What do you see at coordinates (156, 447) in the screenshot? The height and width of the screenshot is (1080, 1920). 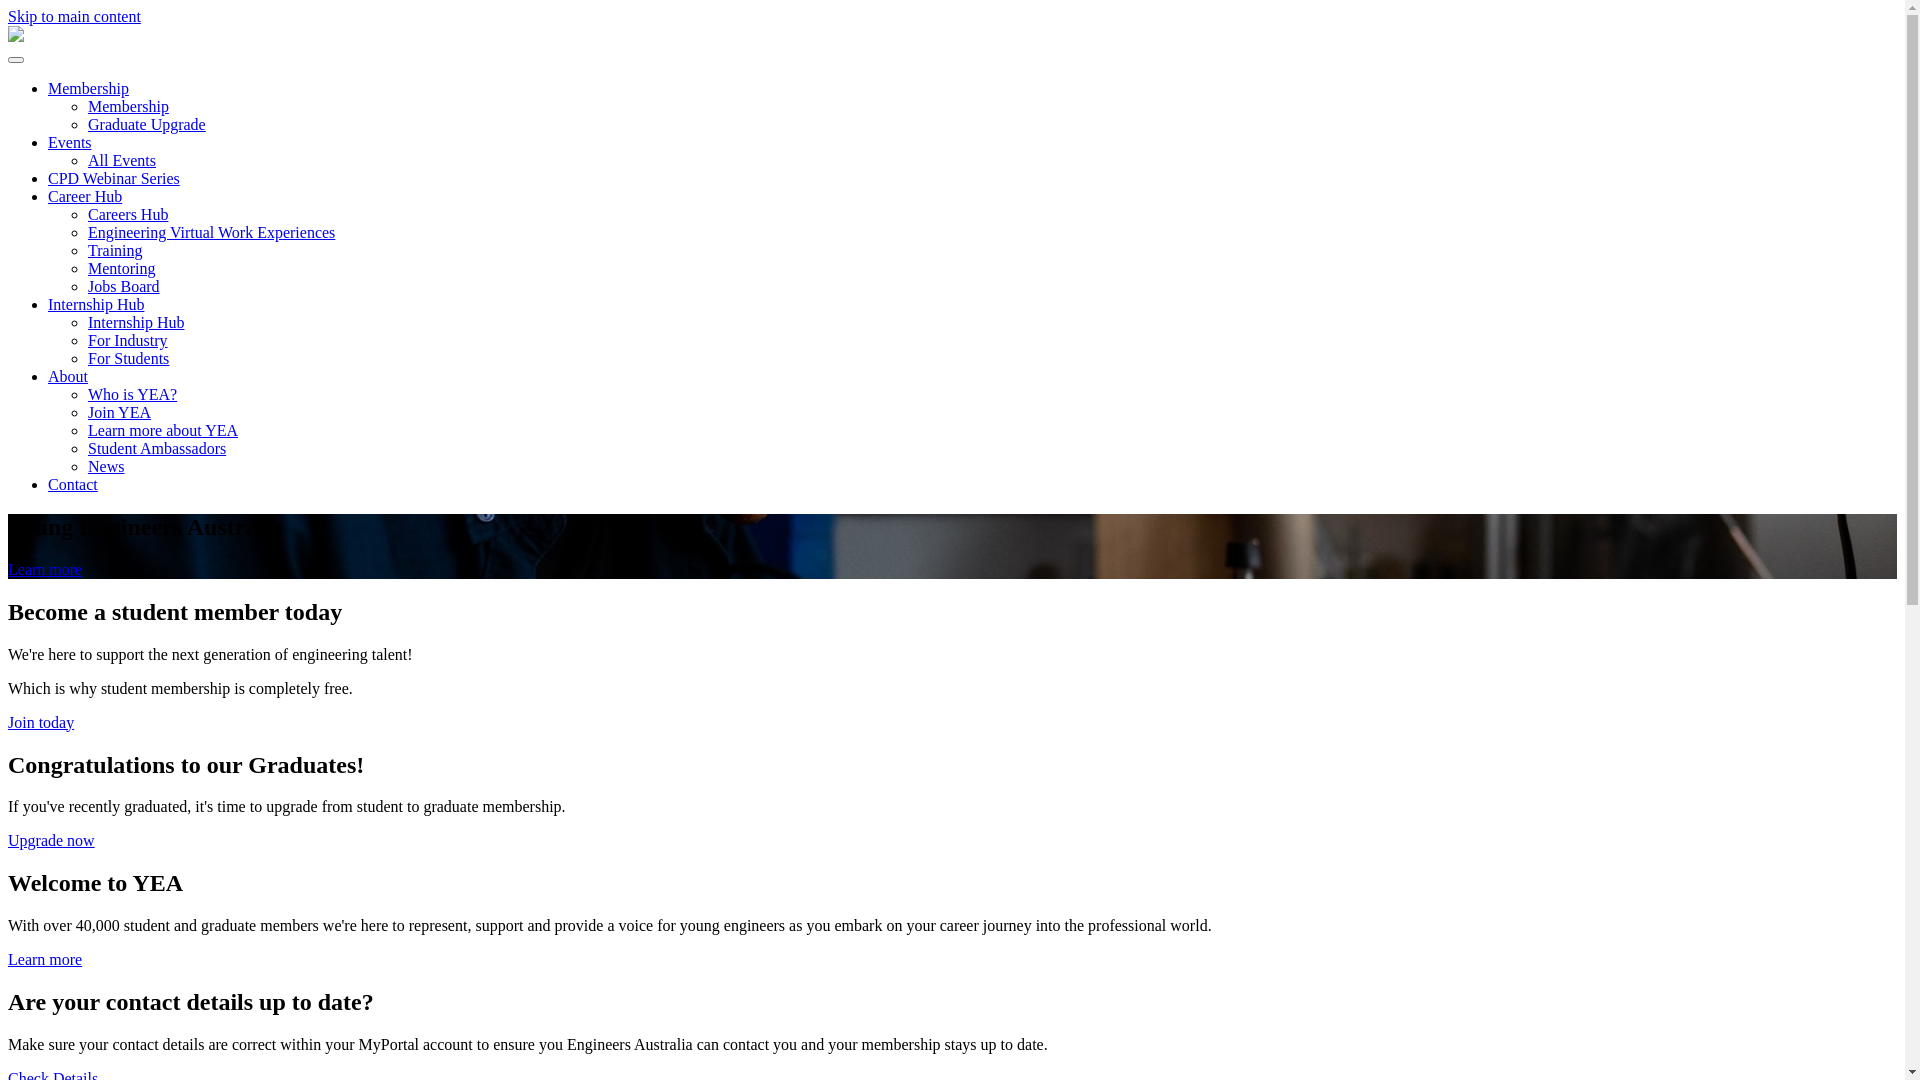 I see `'Student Ambassadors'` at bounding box center [156, 447].